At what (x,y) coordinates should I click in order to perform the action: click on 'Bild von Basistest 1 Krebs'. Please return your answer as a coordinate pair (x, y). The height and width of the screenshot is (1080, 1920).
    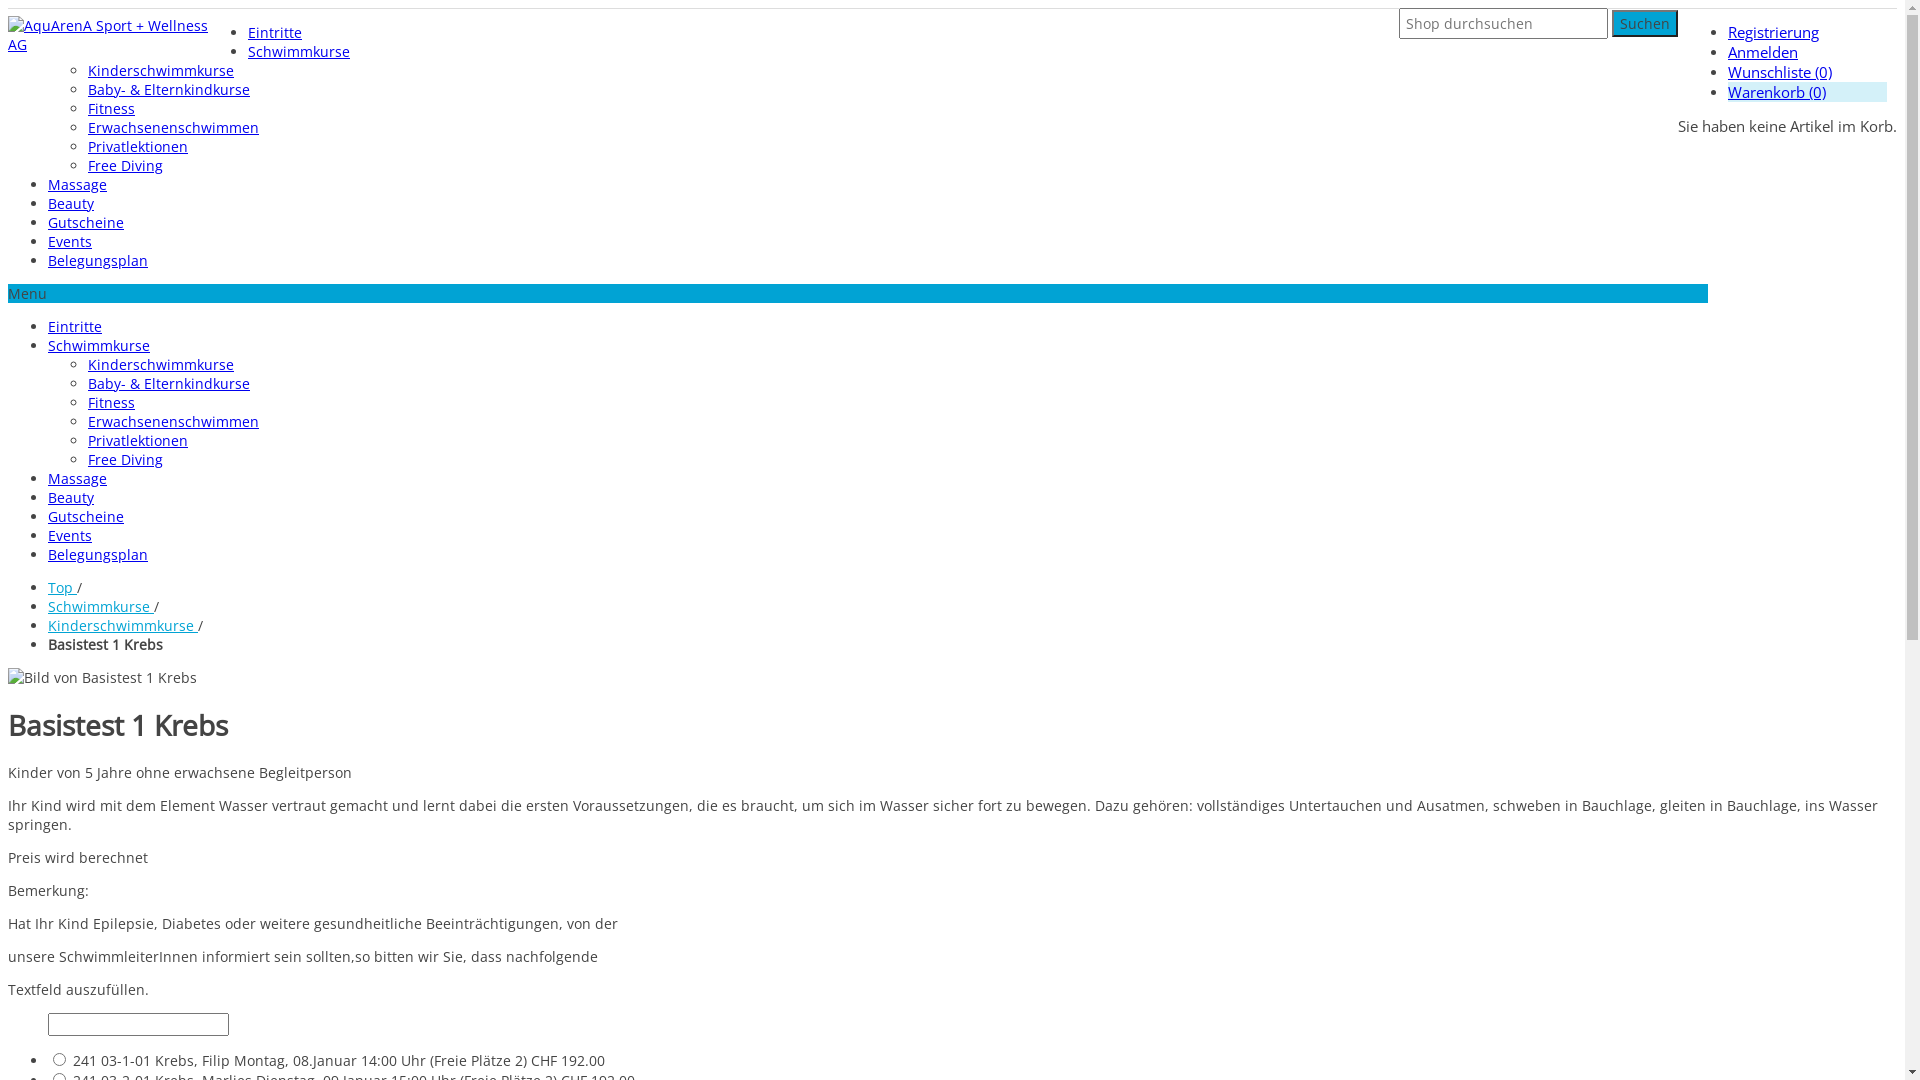
    Looking at the image, I should click on (8, 676).